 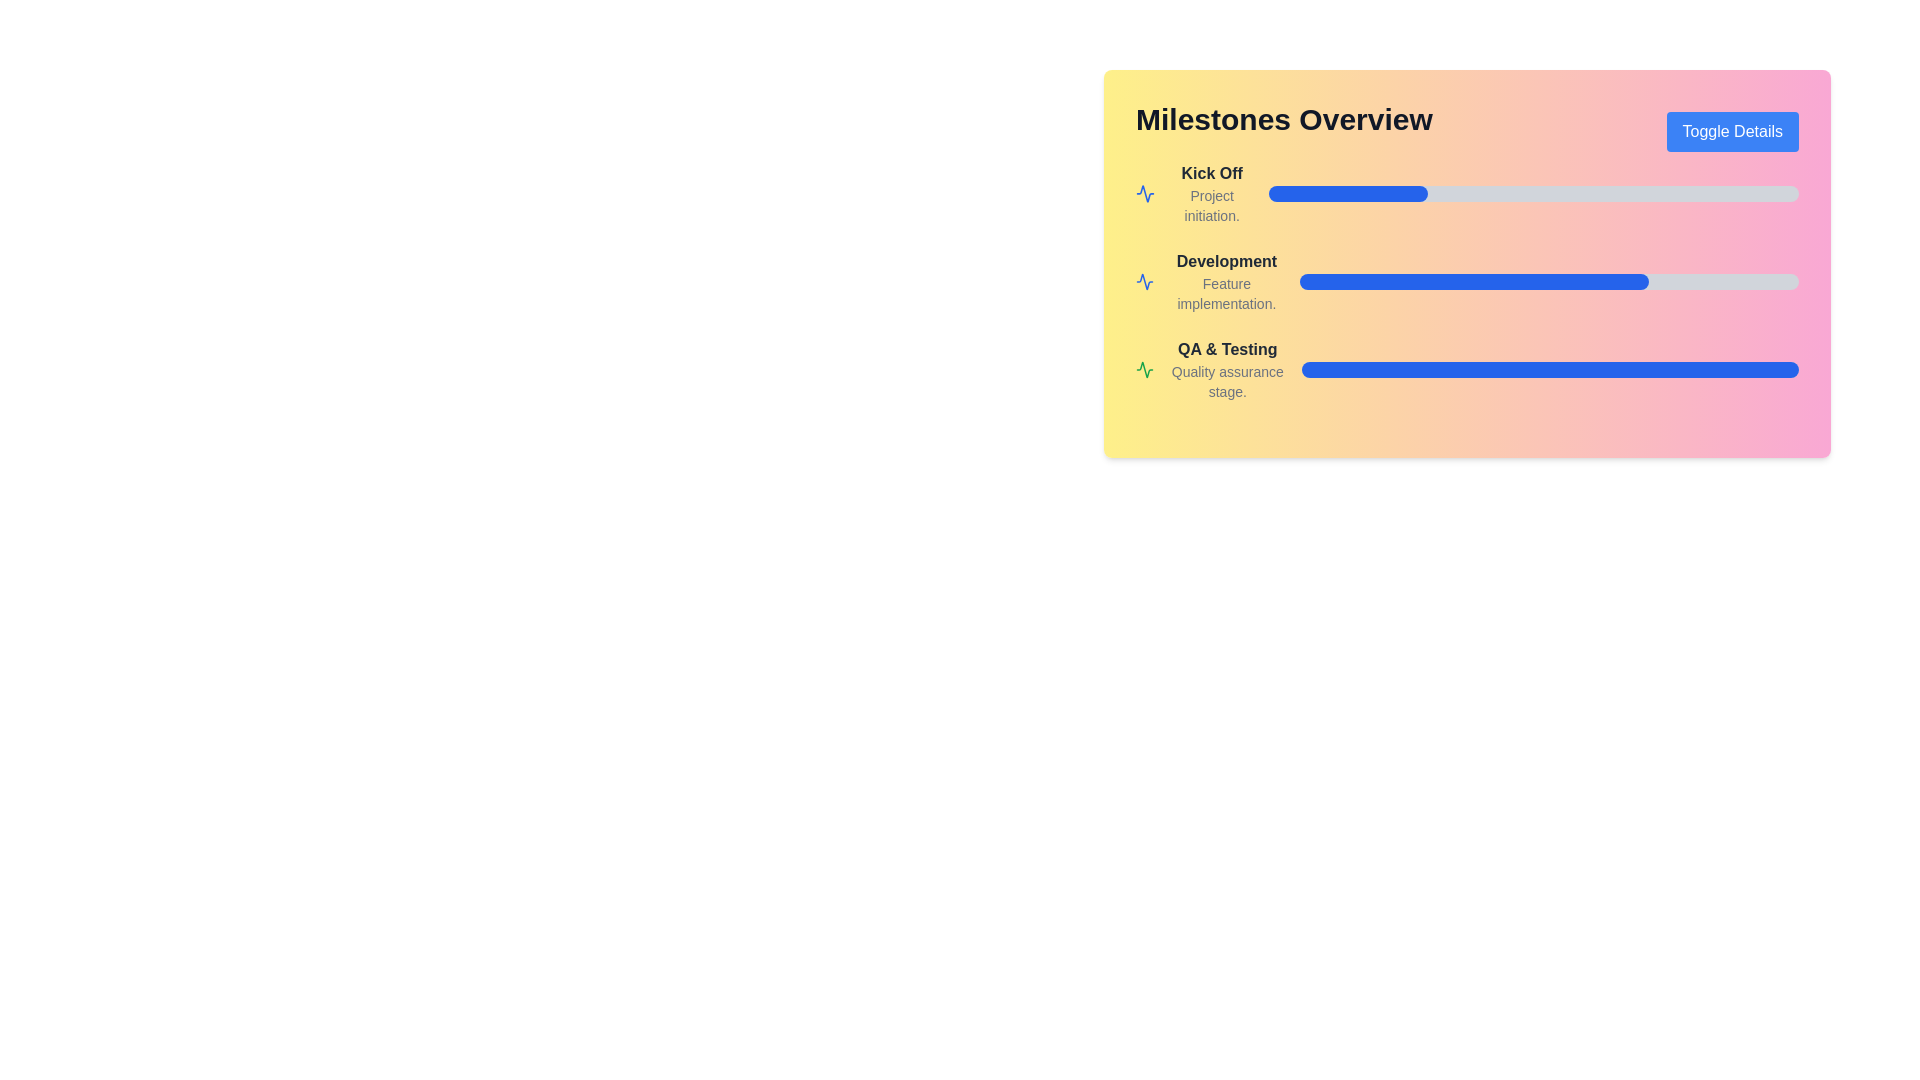 I want to click on the green waveform icon within the 'QA & Testing' section of the 'Milestones Overview' card for user interaction, so click(x=1145, y=370).